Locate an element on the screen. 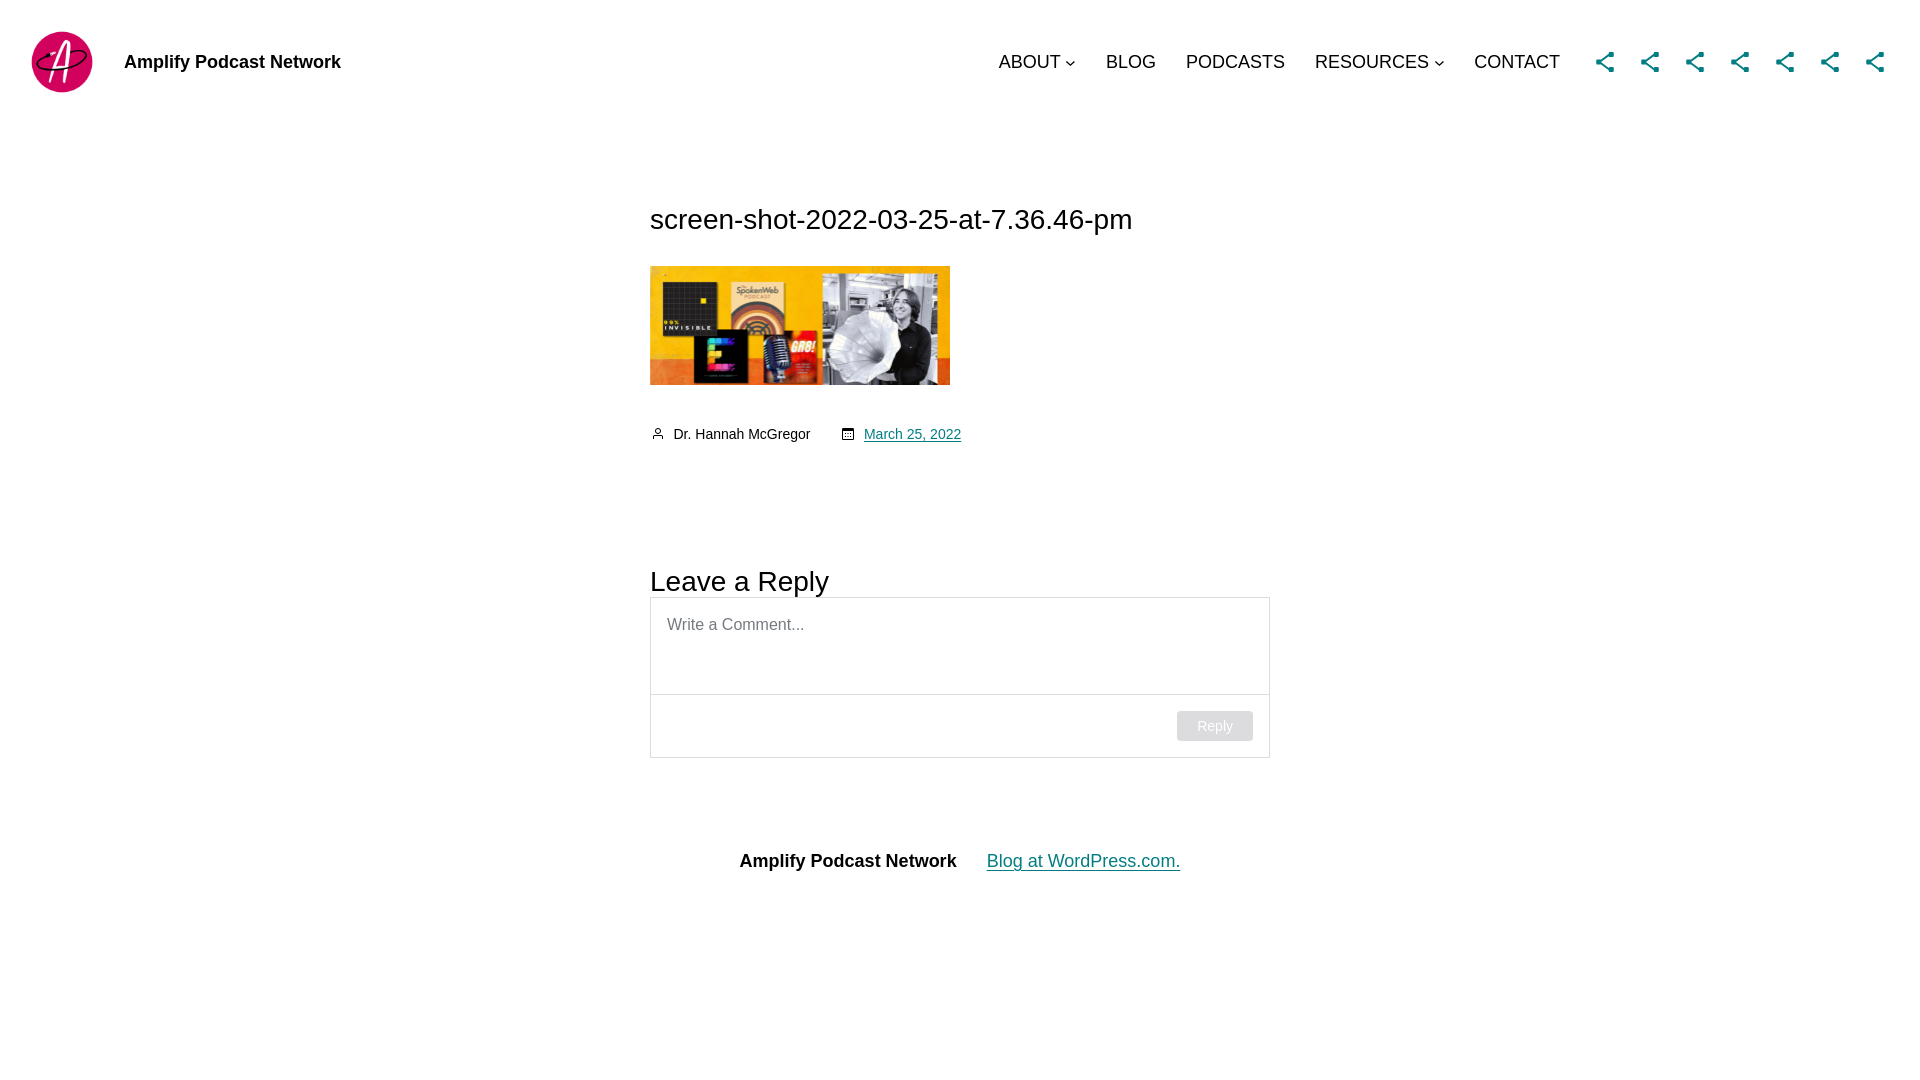 Image resolution: width=1920 pixels, height=1080 pixels. 'BLOG' is located at coordinates (1131, 61).